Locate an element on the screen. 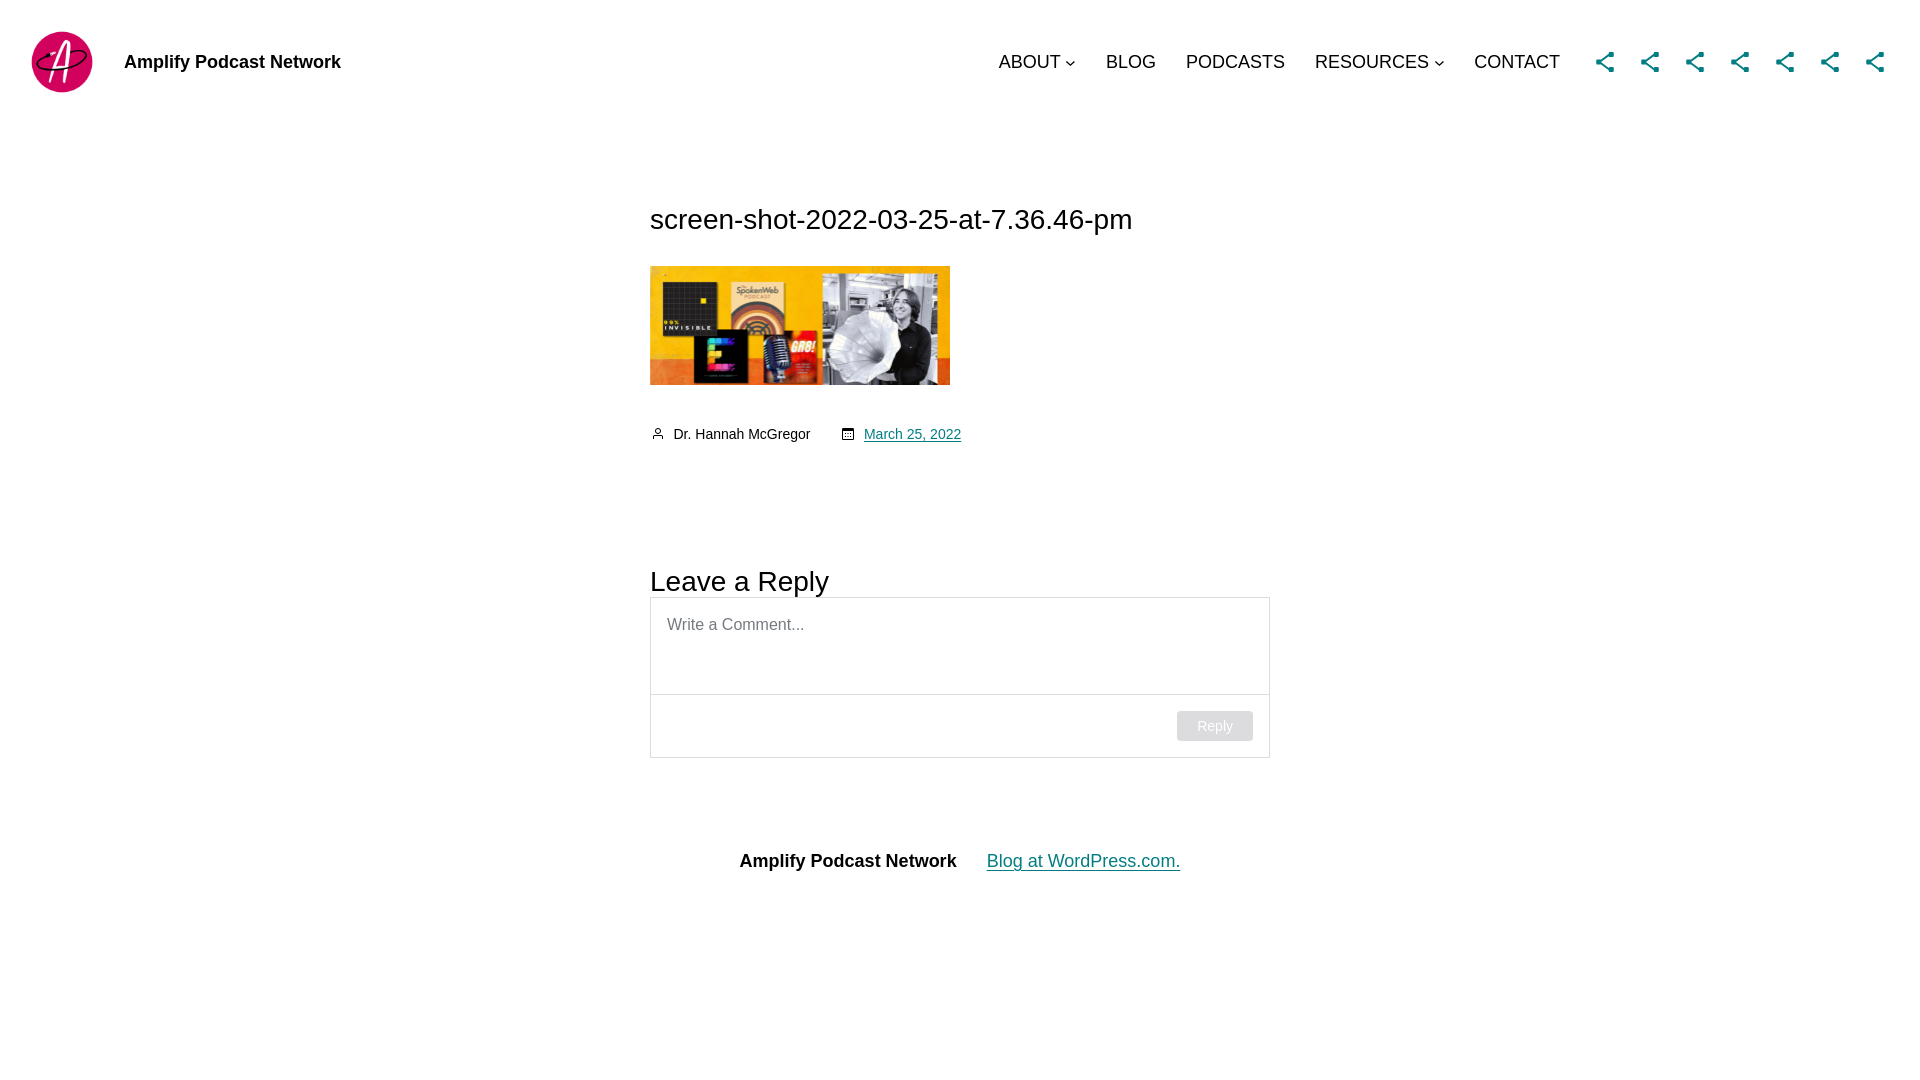 Image resolution: width=1920 pixels, height=1080 pixels. 'BLOG' is located at coordinates (1131, 61).